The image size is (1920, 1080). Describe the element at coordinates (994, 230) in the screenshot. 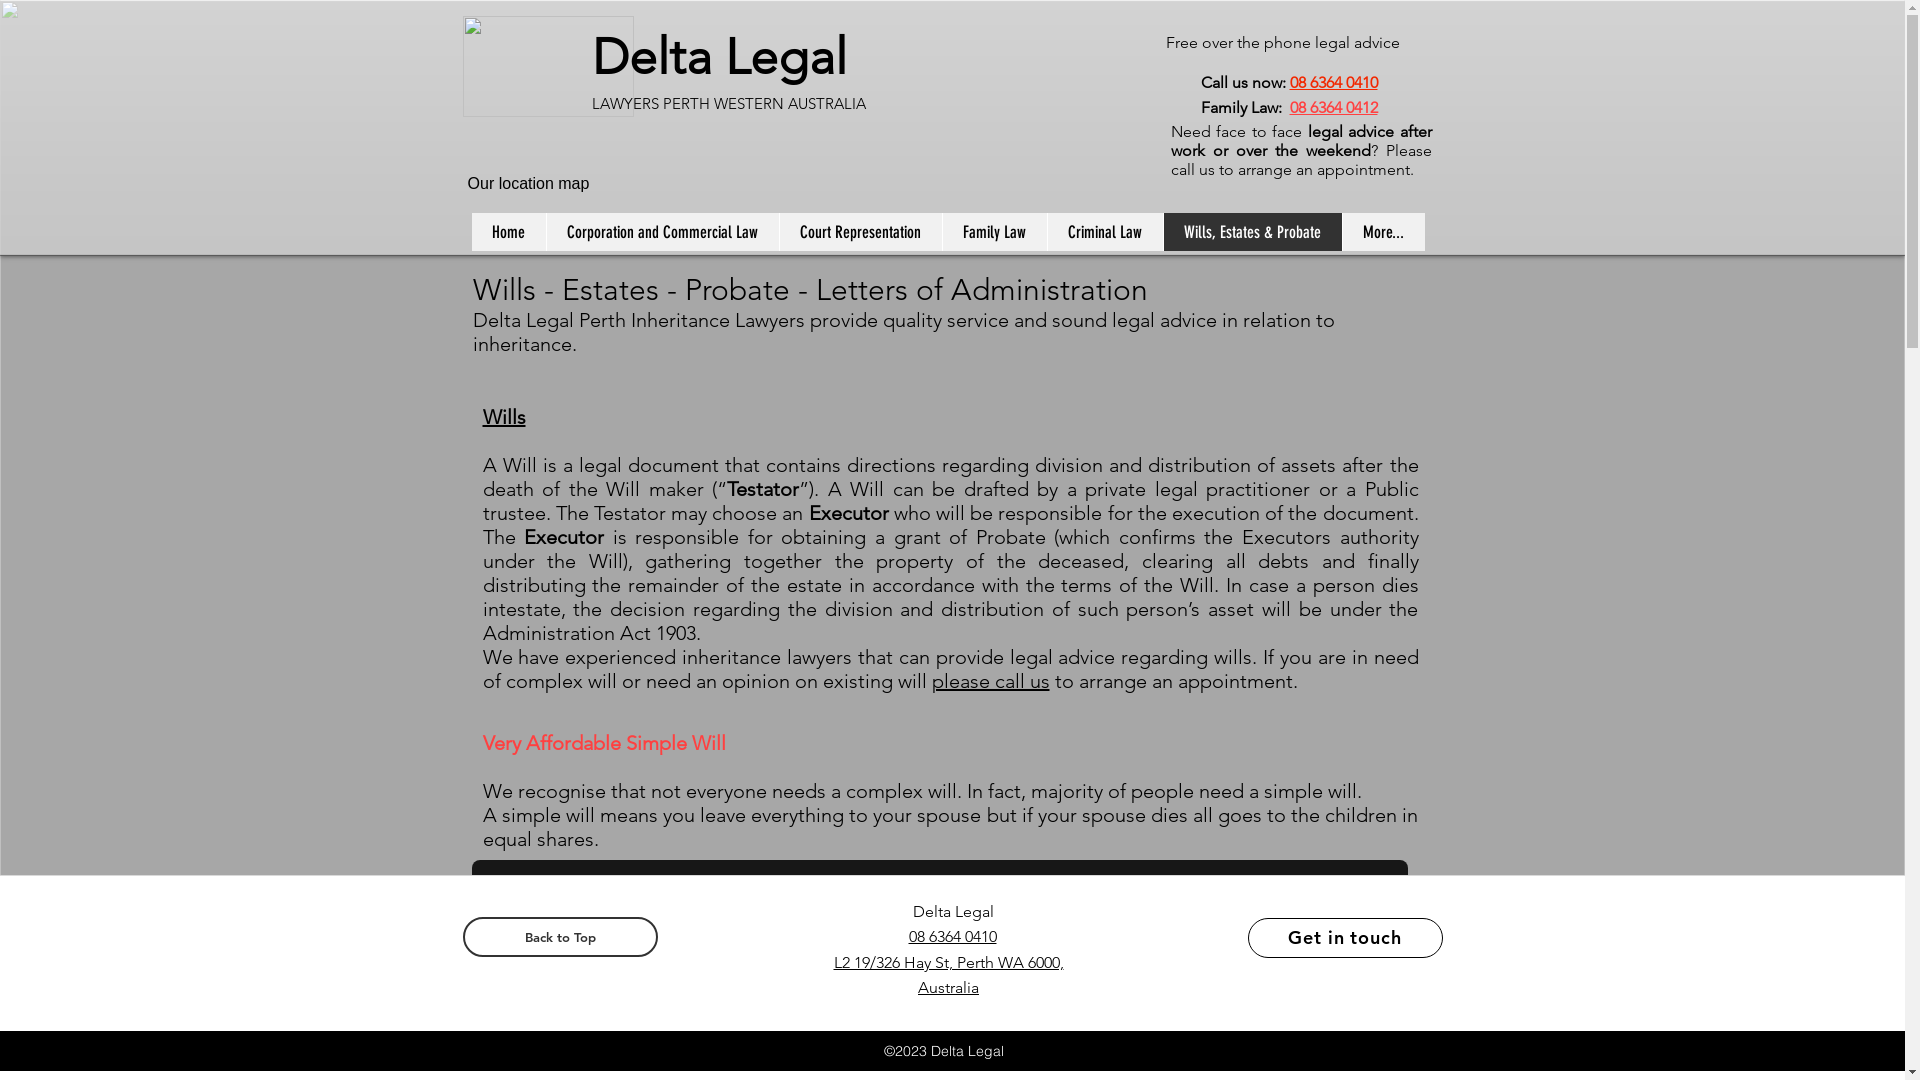

I see `'Family Law'` at that location.